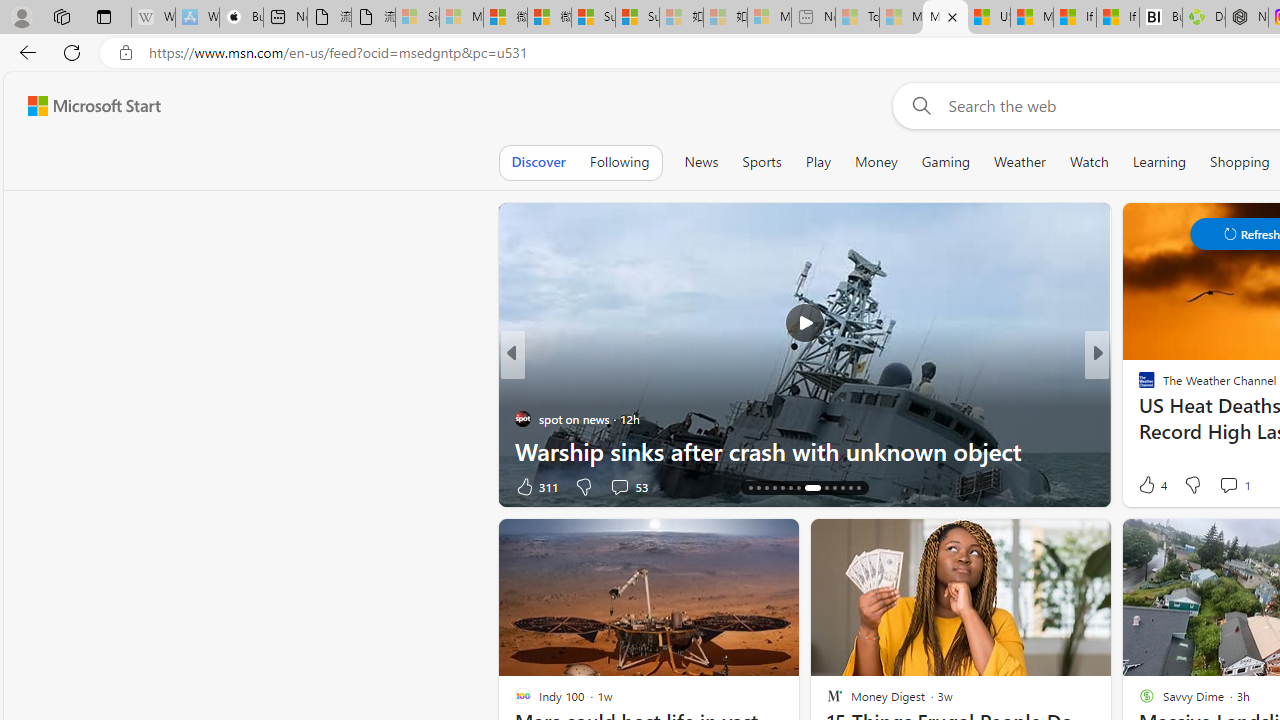 The height and width of the screenshot is (720, 1280). Describe the element at coordinates (1152, 486) in the screenshot. I see `'115 Like'` at that location.